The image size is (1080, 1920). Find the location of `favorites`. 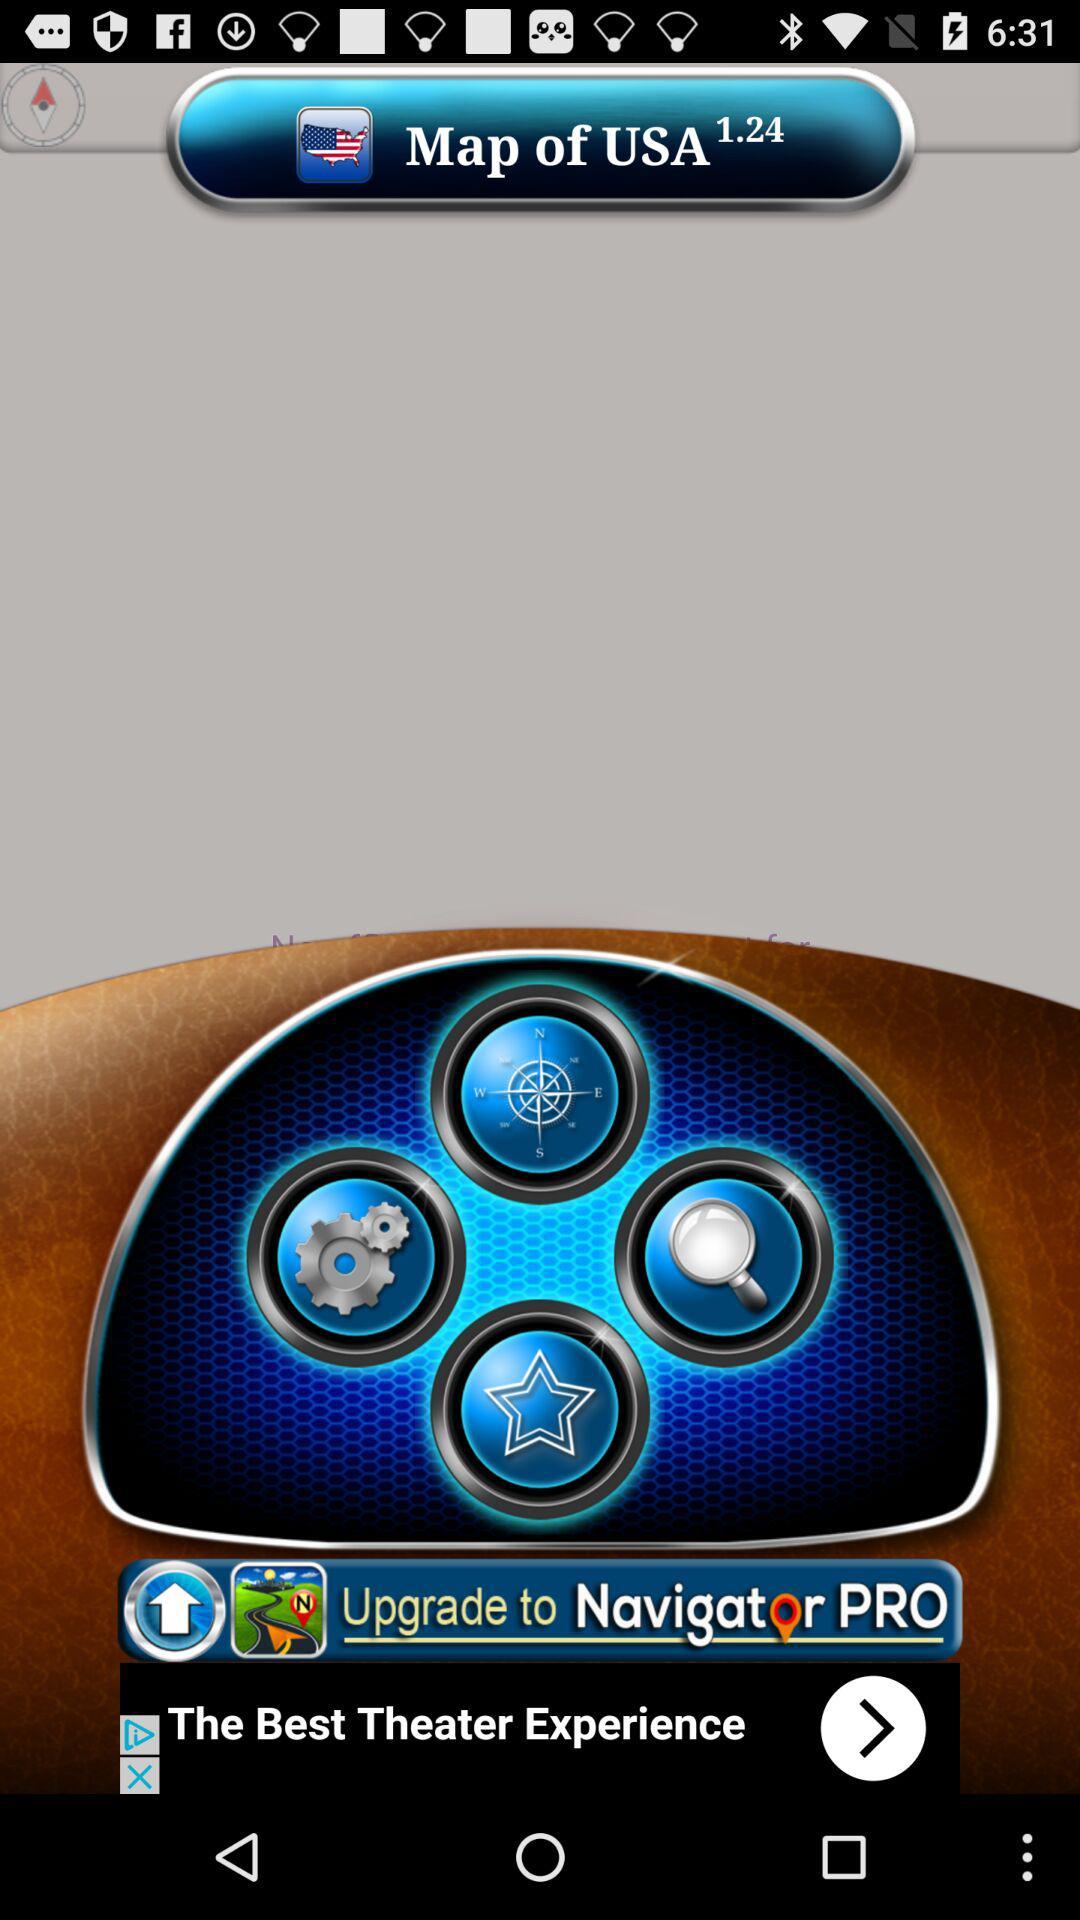

favorites is located at coordinates (538, 1408).